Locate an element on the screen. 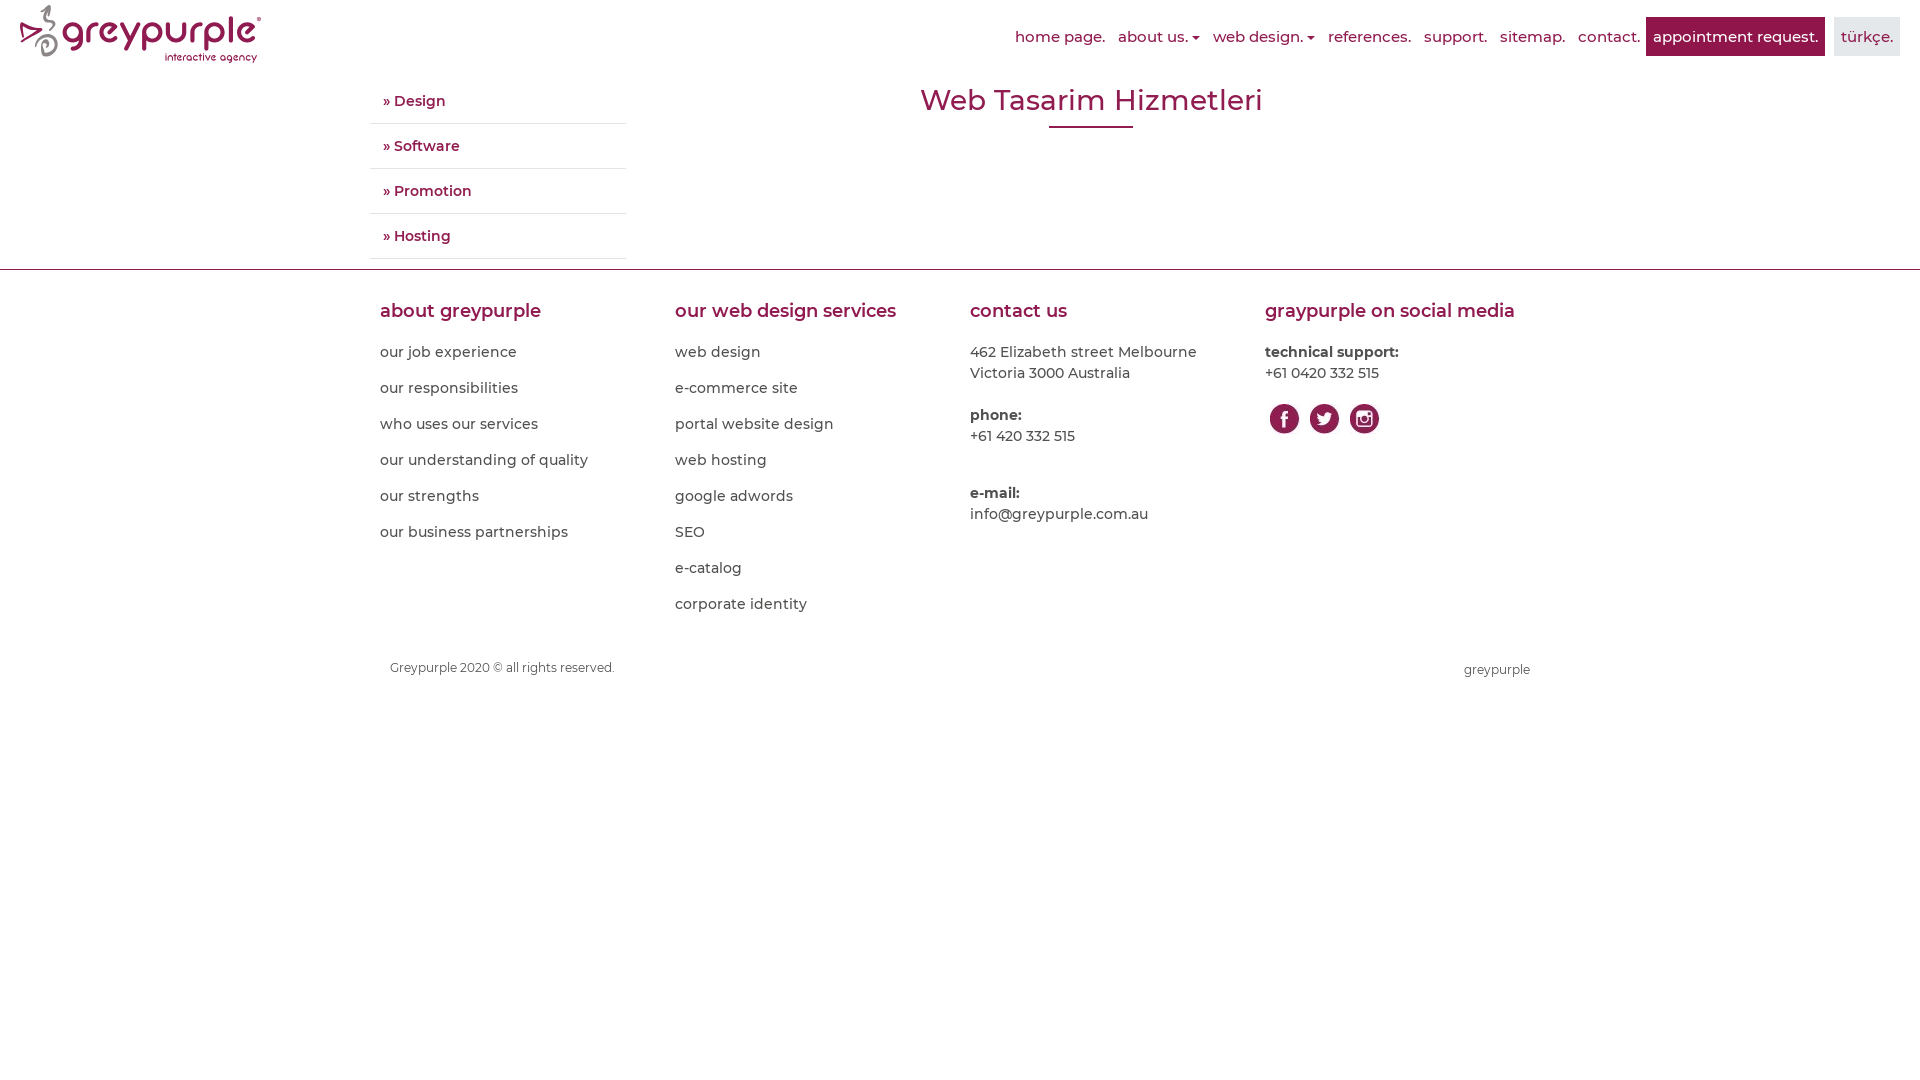 This screenshot has width=1920, height=1080. 'graypurple on social media' is located at coordinates (1264, 311).